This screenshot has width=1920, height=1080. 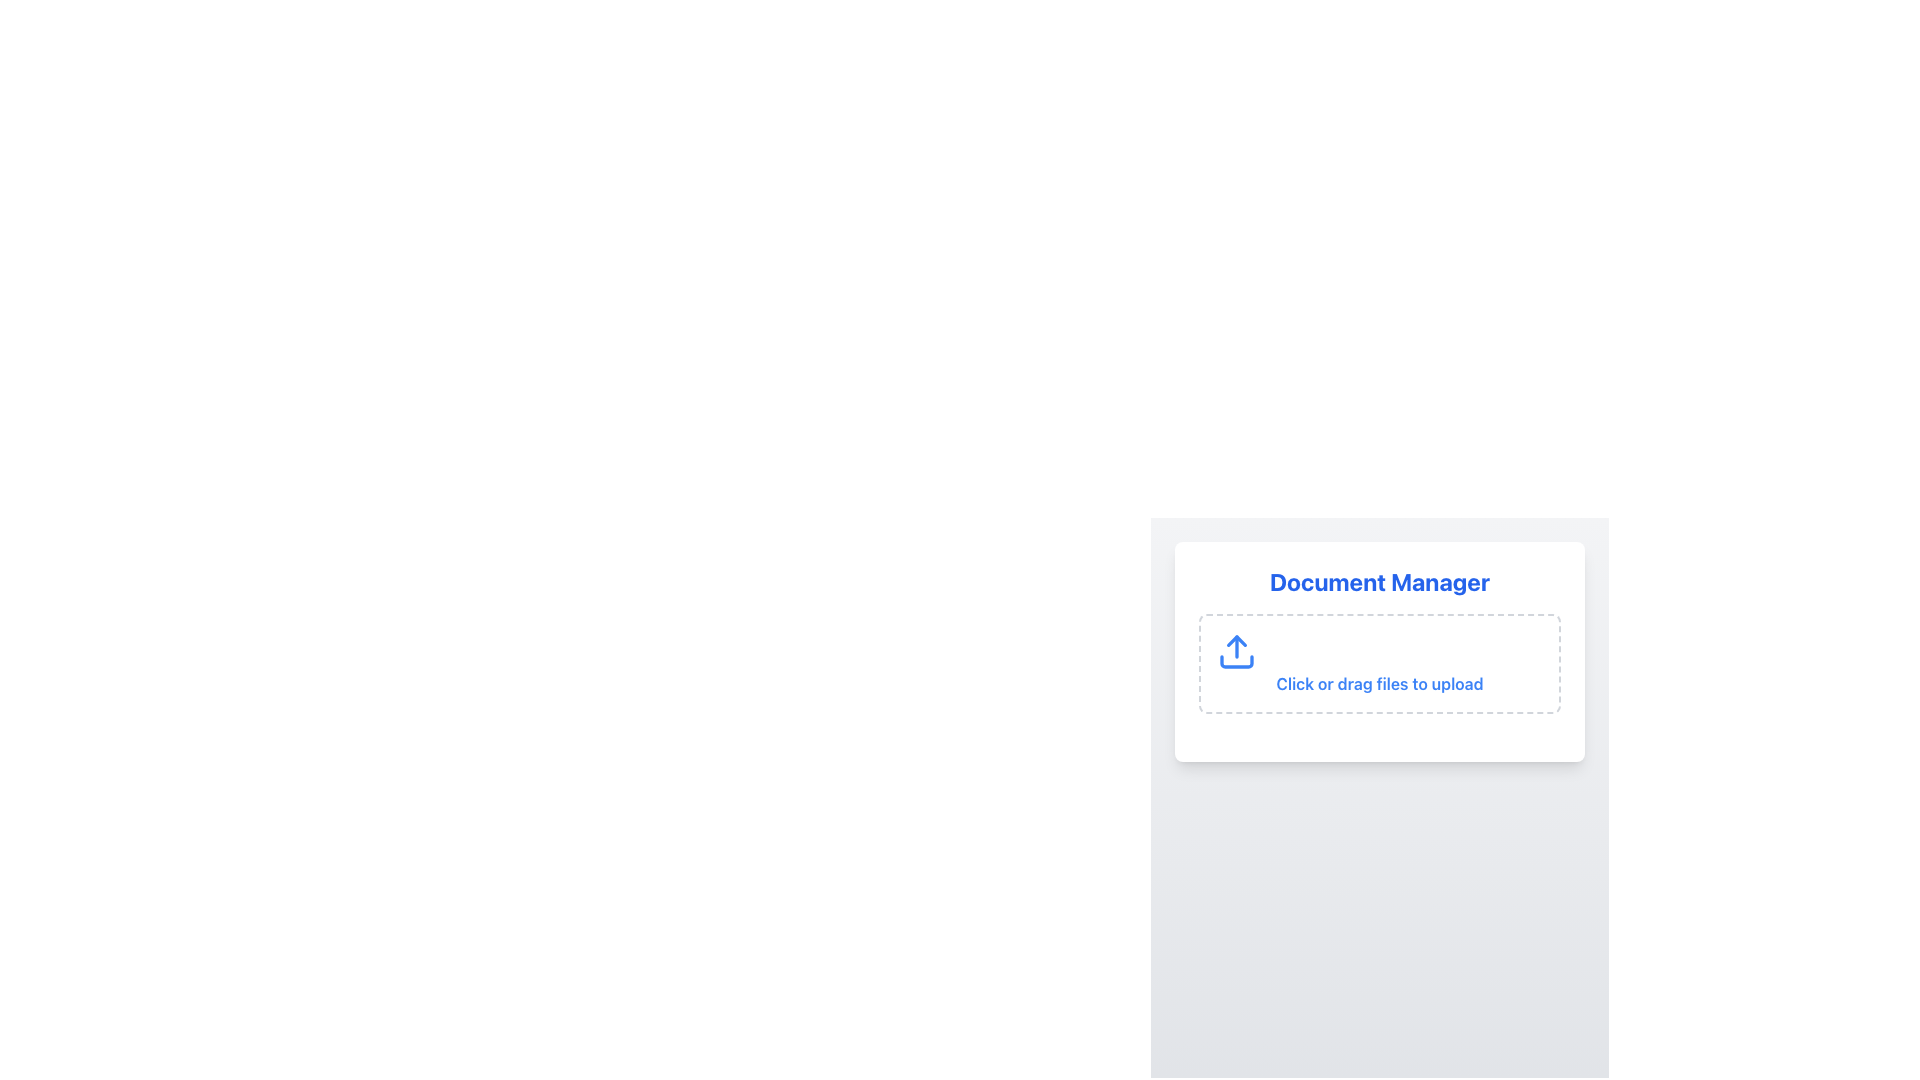 I want to click on the static text label displaying 'Click or drag files to upload' in blue, located underneath the upload icon in the Document Manager section, so click(x=1379, y=682).